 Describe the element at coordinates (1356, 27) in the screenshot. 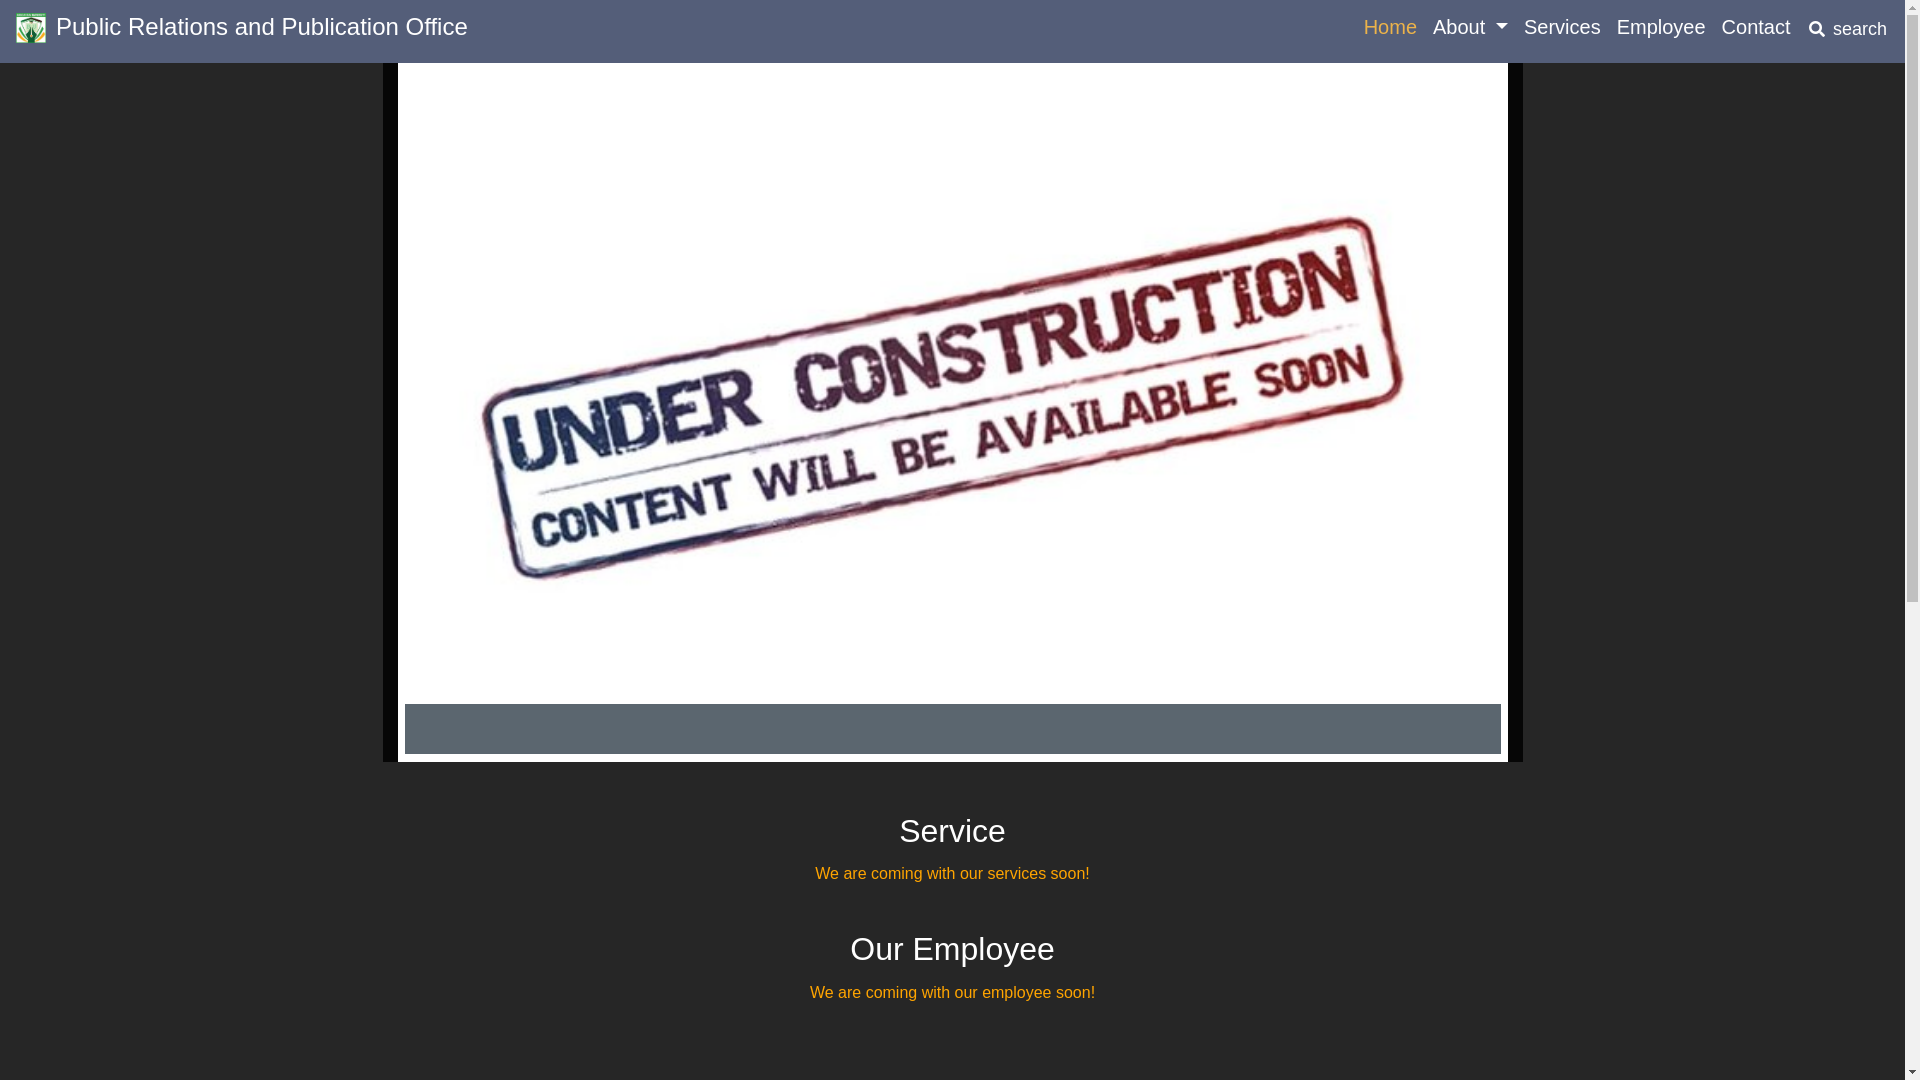

I see `'Home` at that location.